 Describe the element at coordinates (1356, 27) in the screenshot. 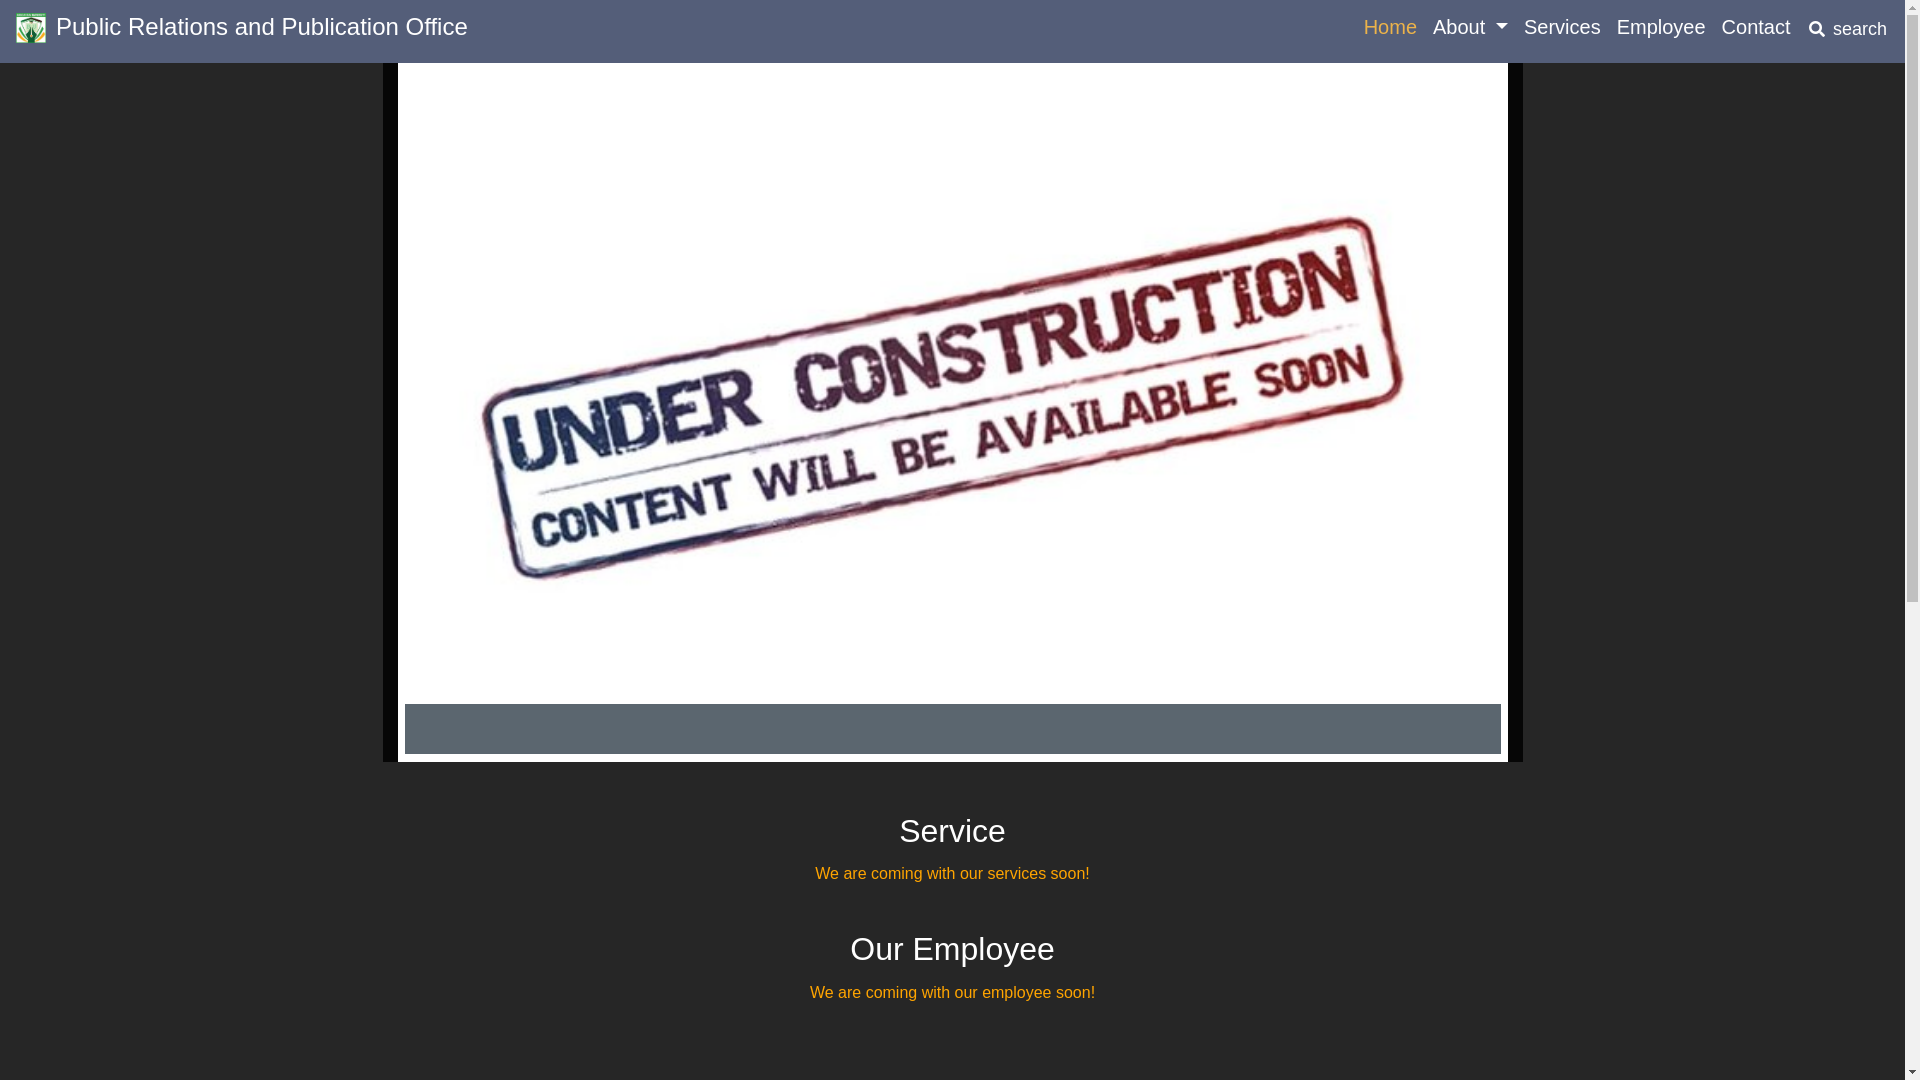

I see `'Home` at that location.